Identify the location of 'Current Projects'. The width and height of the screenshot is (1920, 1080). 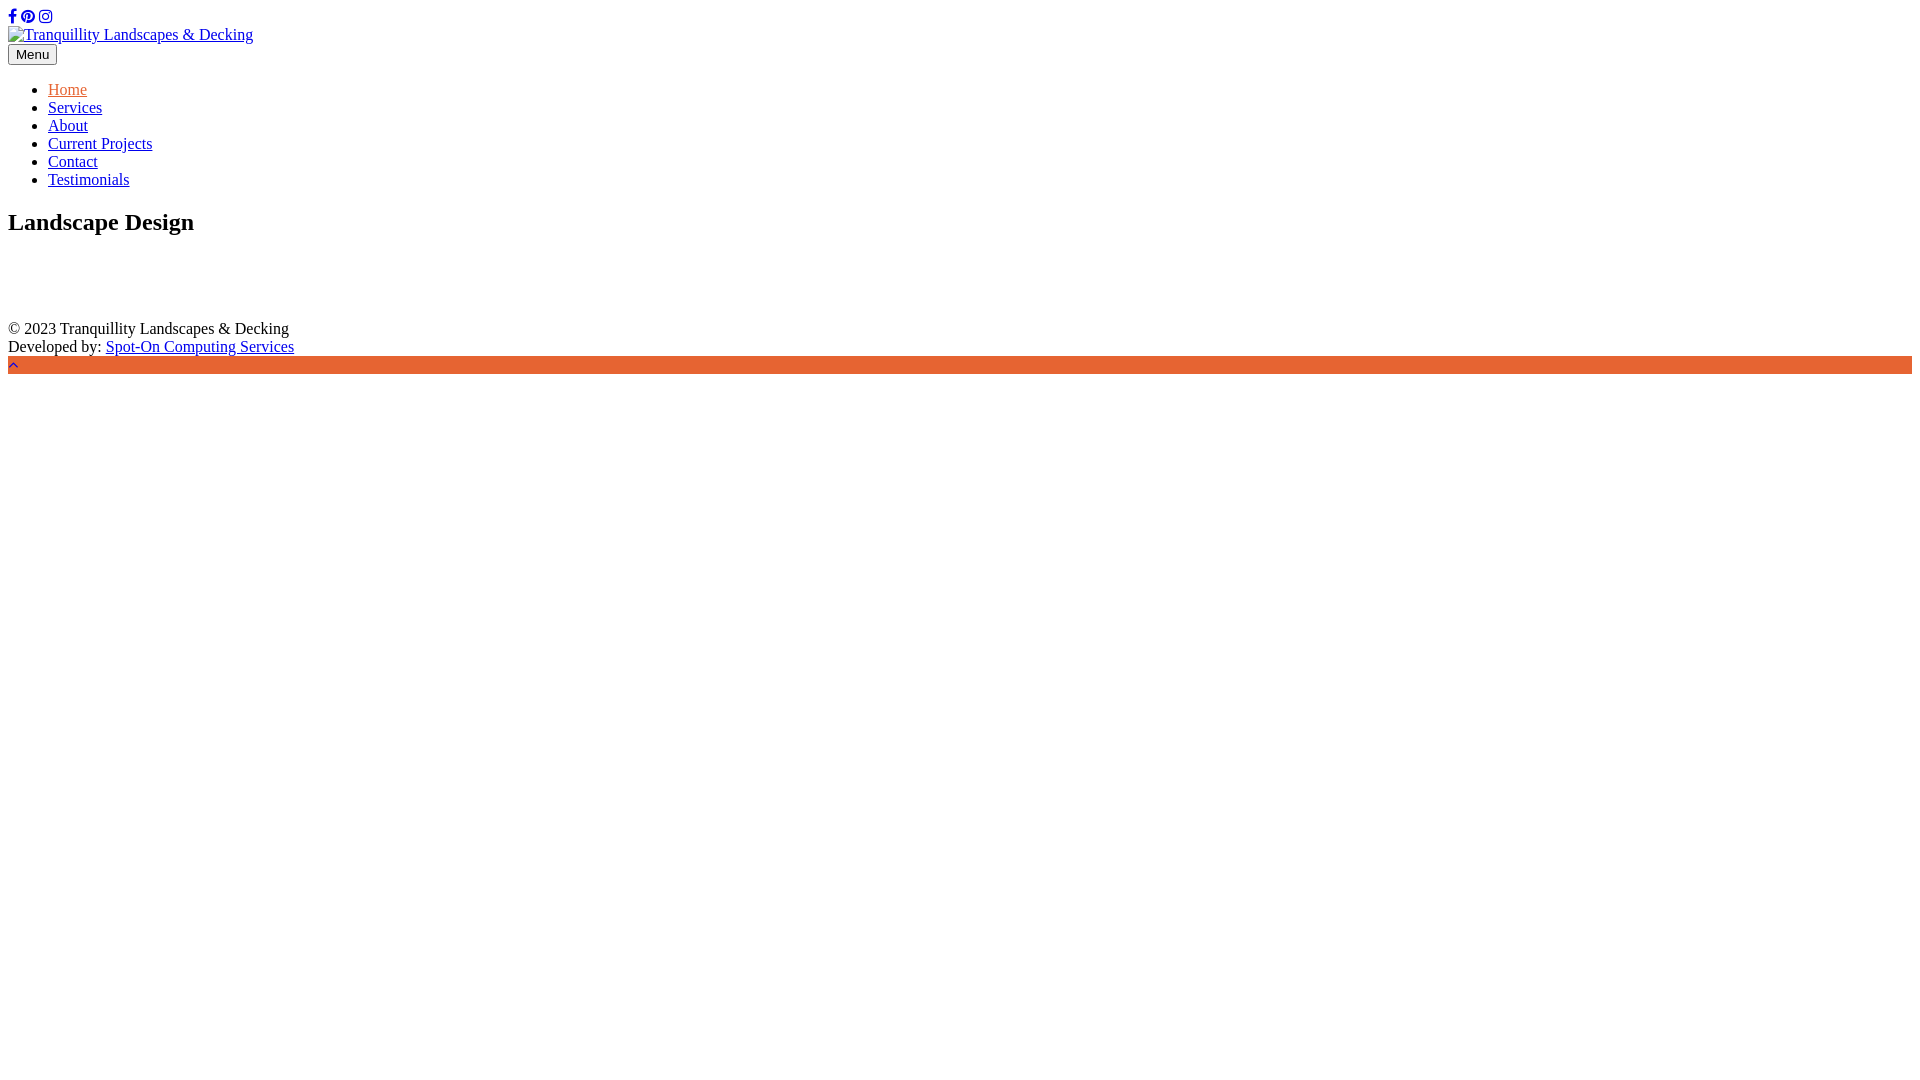
(48, 142).